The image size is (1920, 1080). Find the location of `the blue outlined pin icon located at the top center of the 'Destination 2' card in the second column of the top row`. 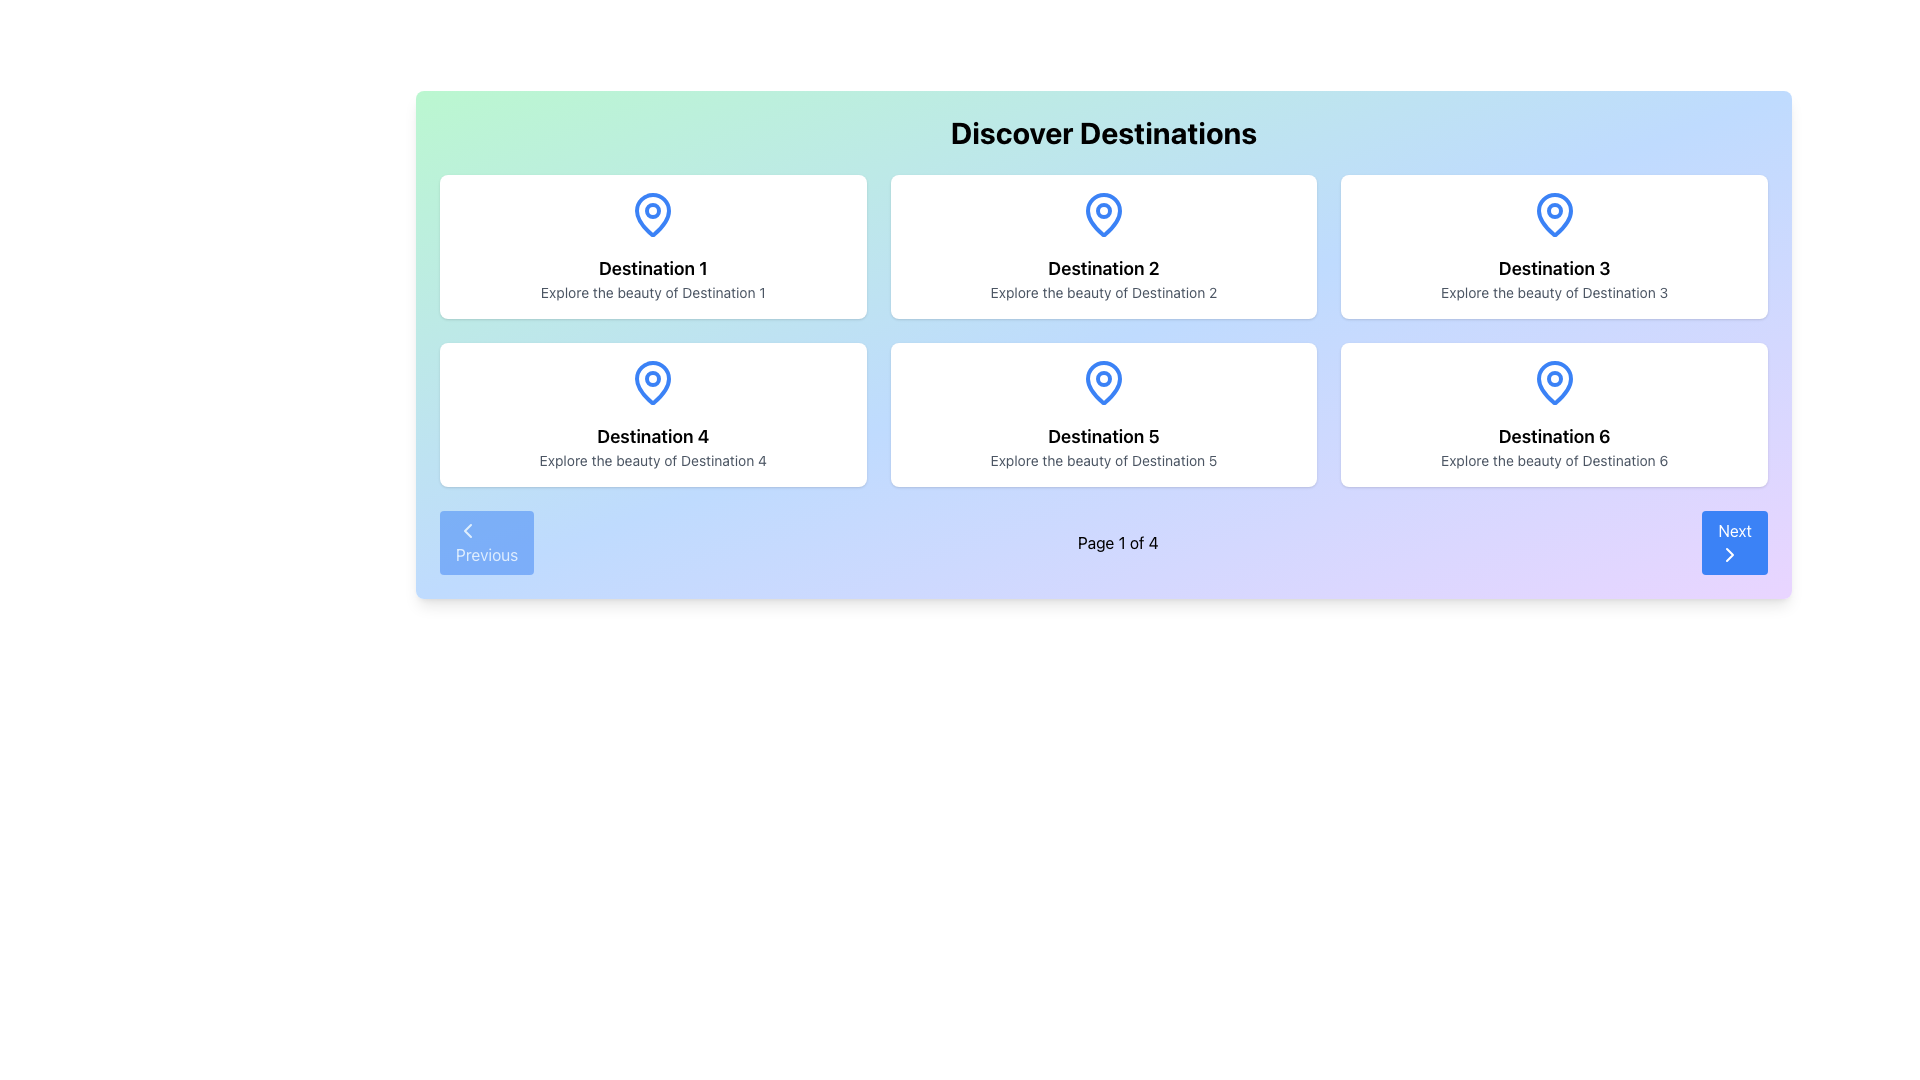

the blue outlined pin icon located at the top center of the 'Destination 2' card in the second column of the top row is located at coordinates (1103, 215).